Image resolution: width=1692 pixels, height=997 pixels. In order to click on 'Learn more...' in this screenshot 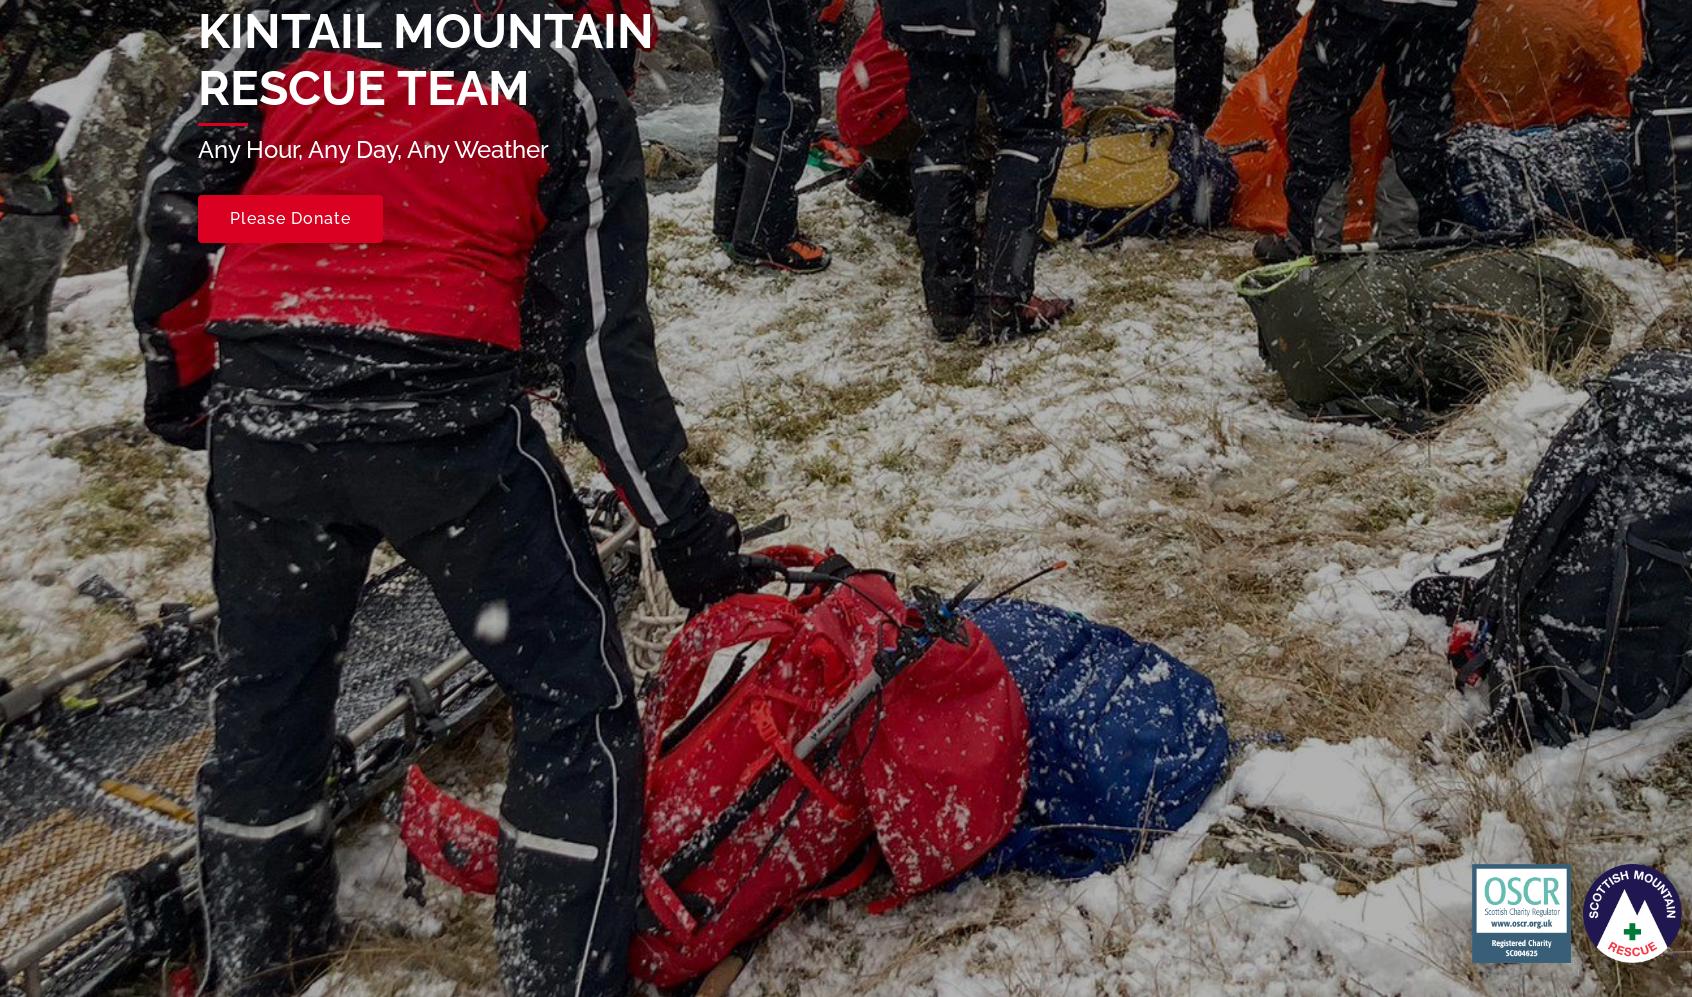, I will do `click(646, 965)`.